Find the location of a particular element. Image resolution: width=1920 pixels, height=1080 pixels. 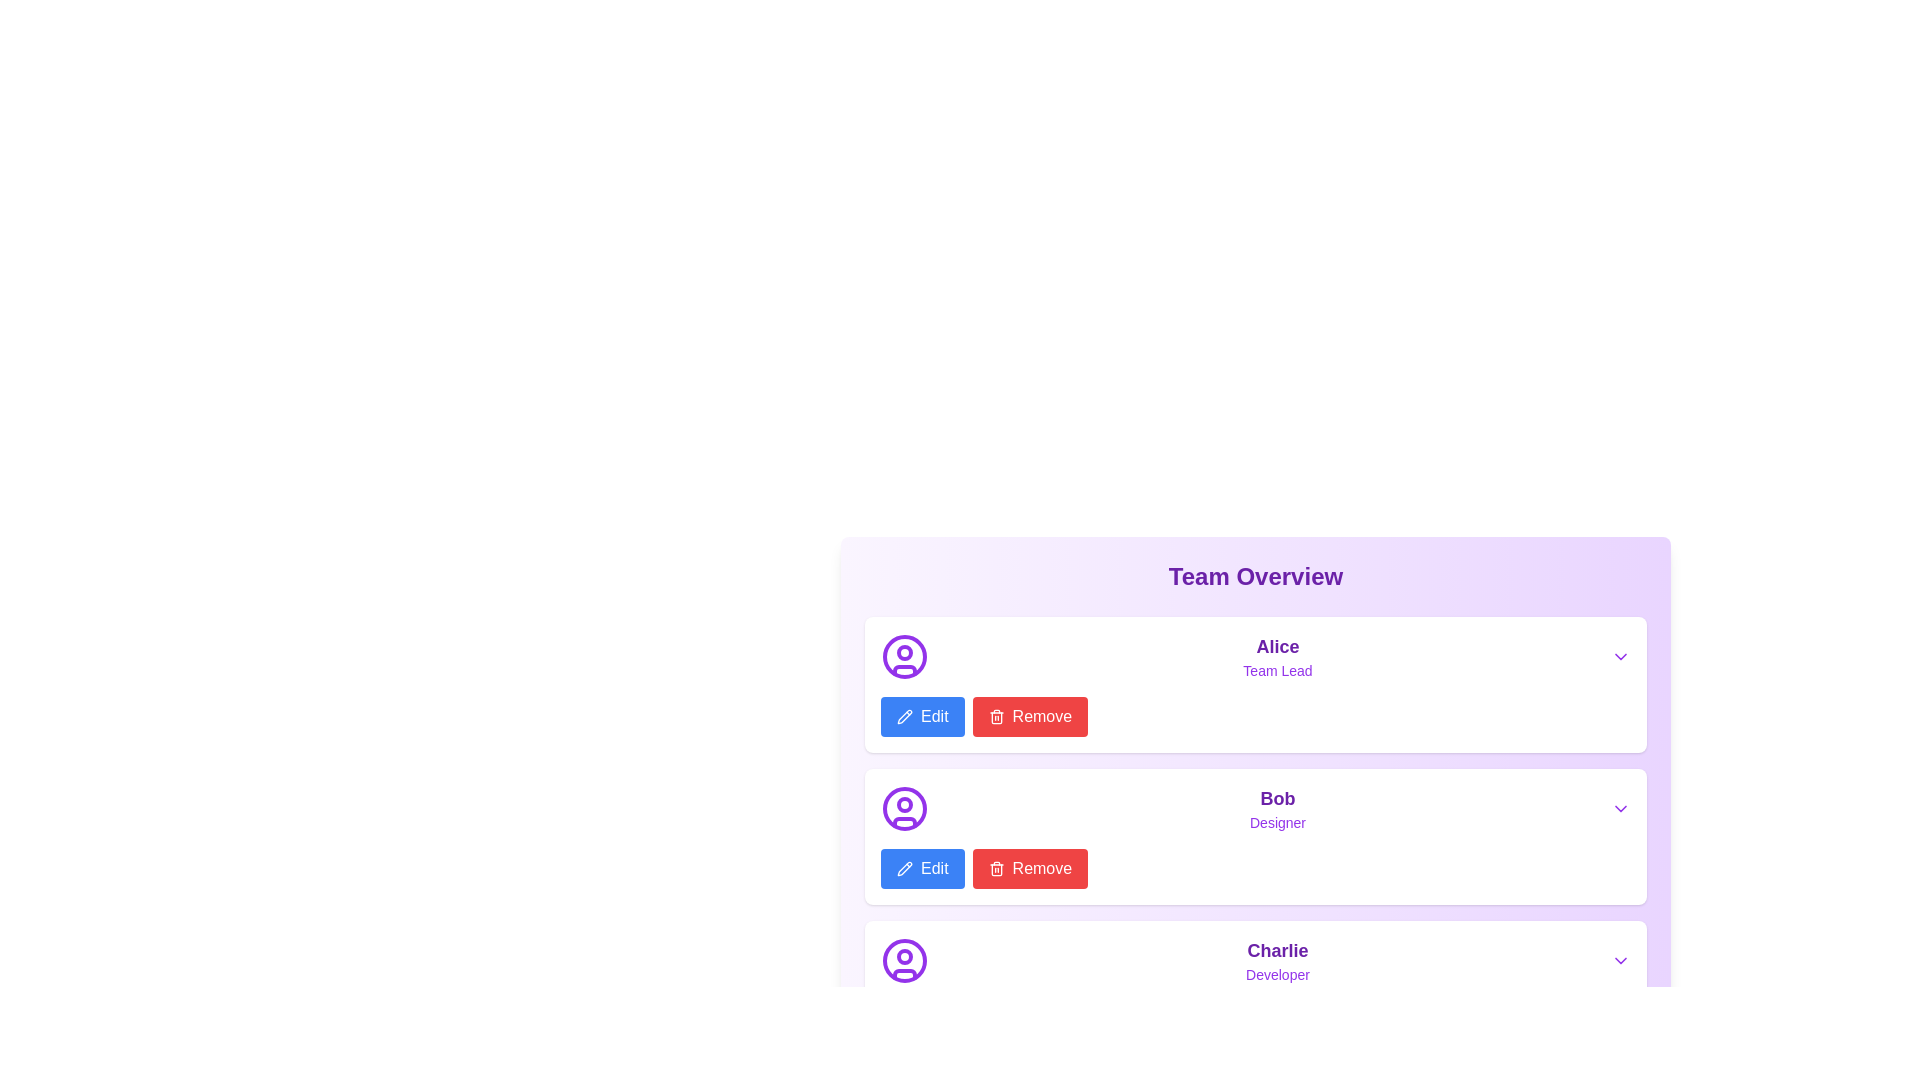

the profile summary card entry for 'Alice' is located at coordinates (1255, 656).